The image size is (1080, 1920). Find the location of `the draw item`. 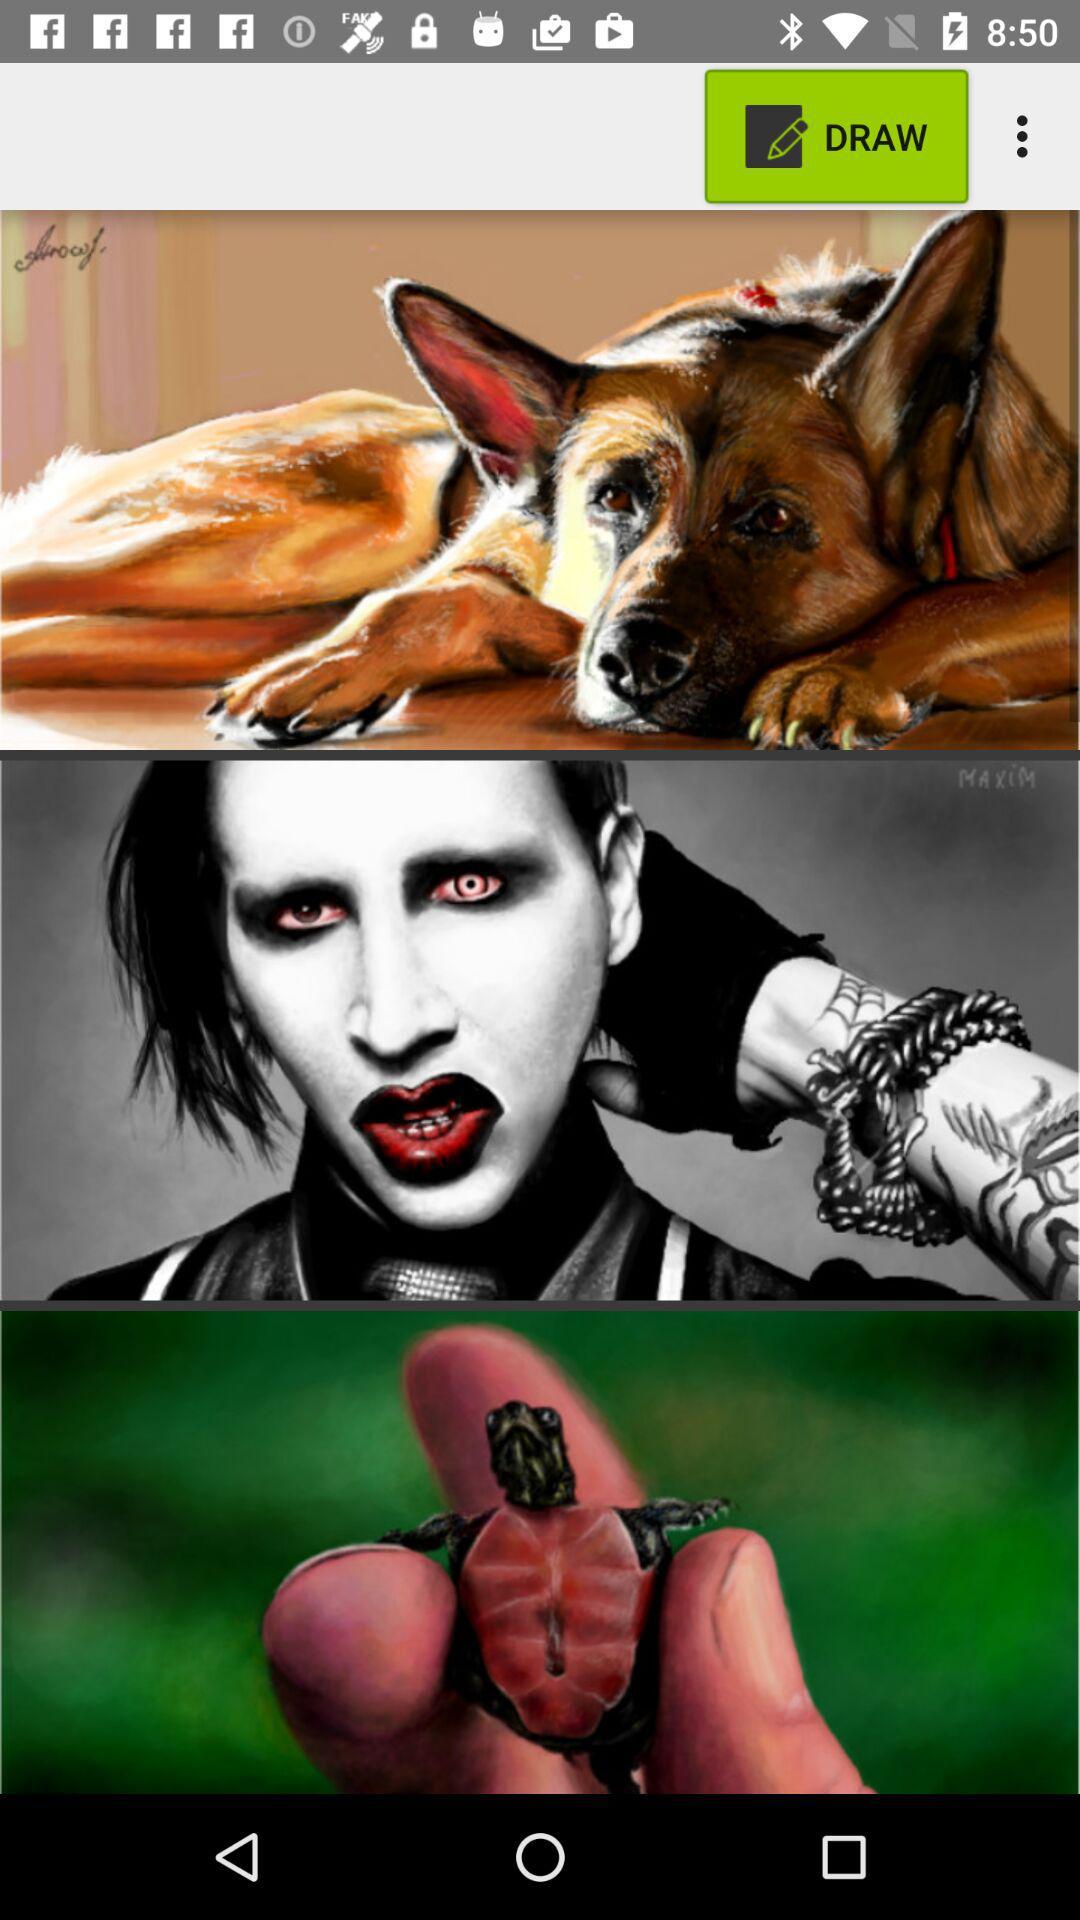

the draw item is located at coordinates (836, 135).